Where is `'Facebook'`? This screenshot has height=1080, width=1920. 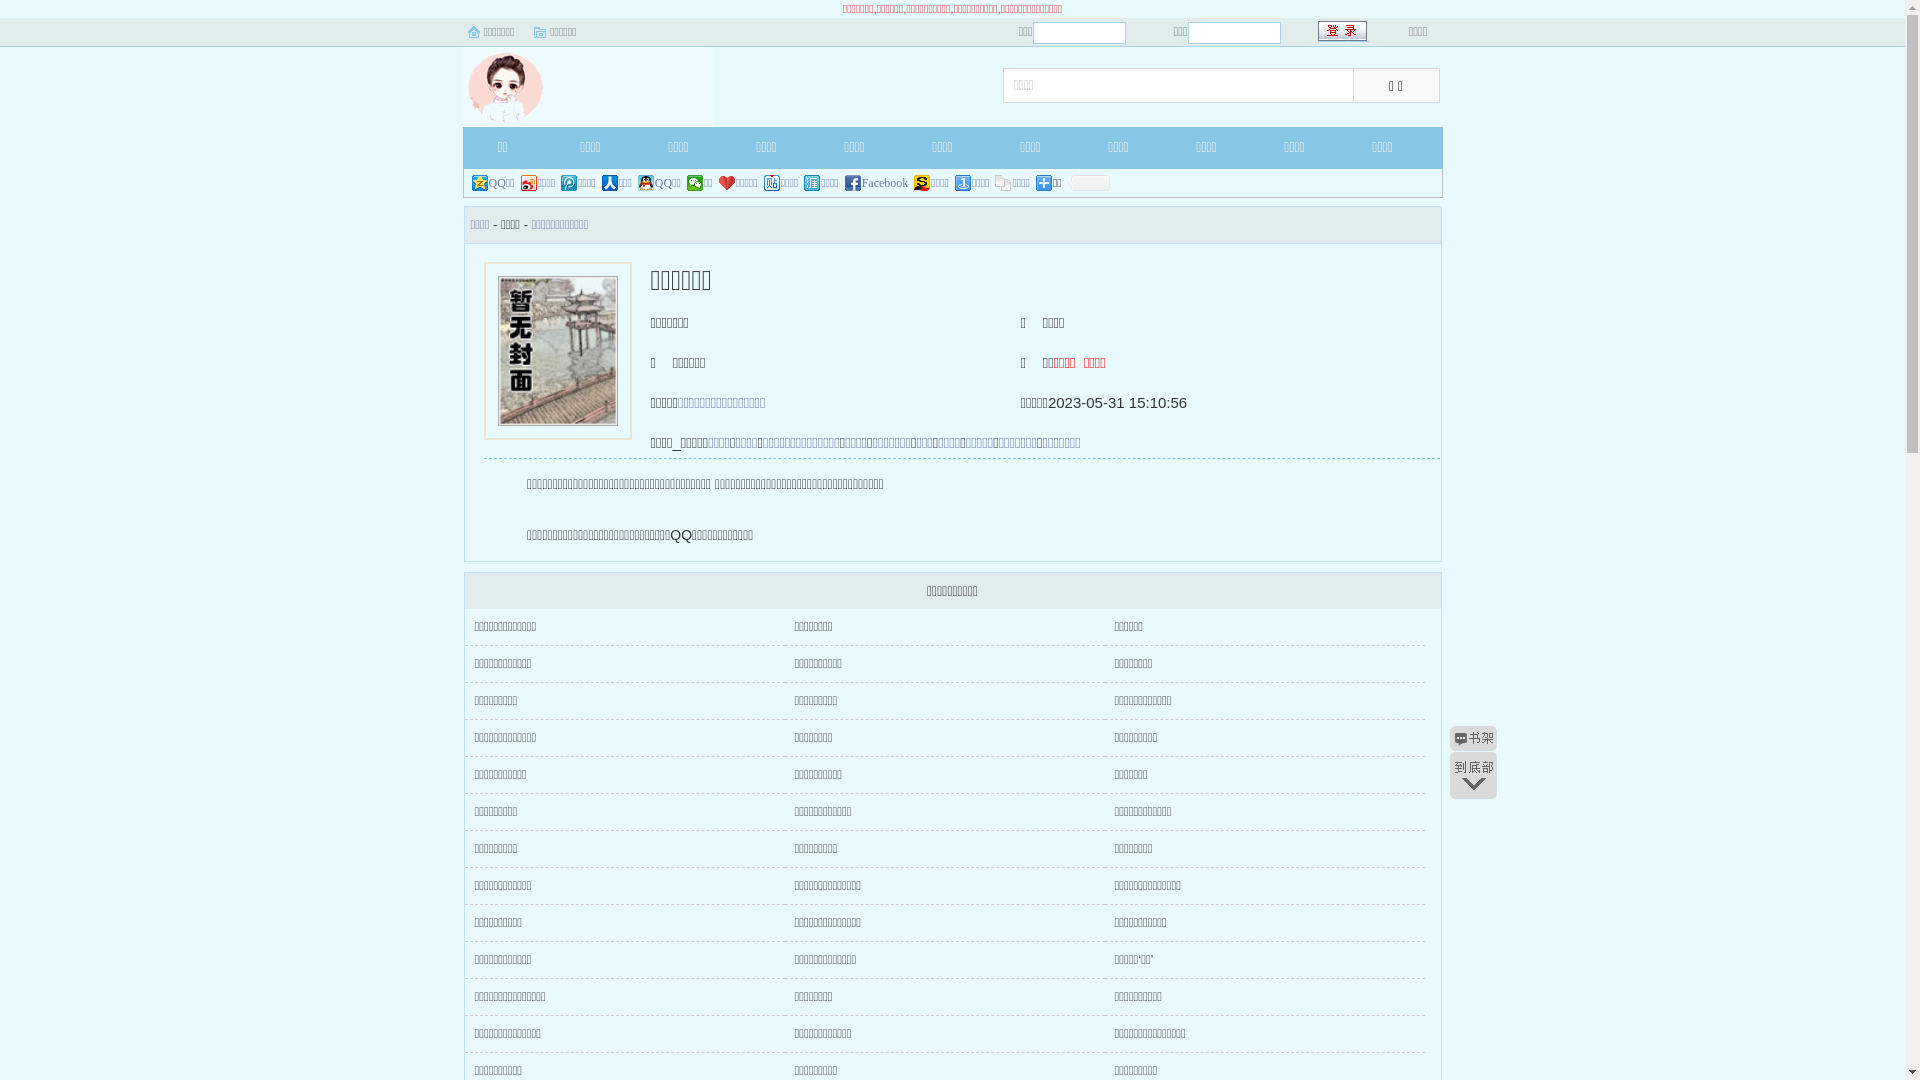
'Facebook' is located at coordinates (877, 182).